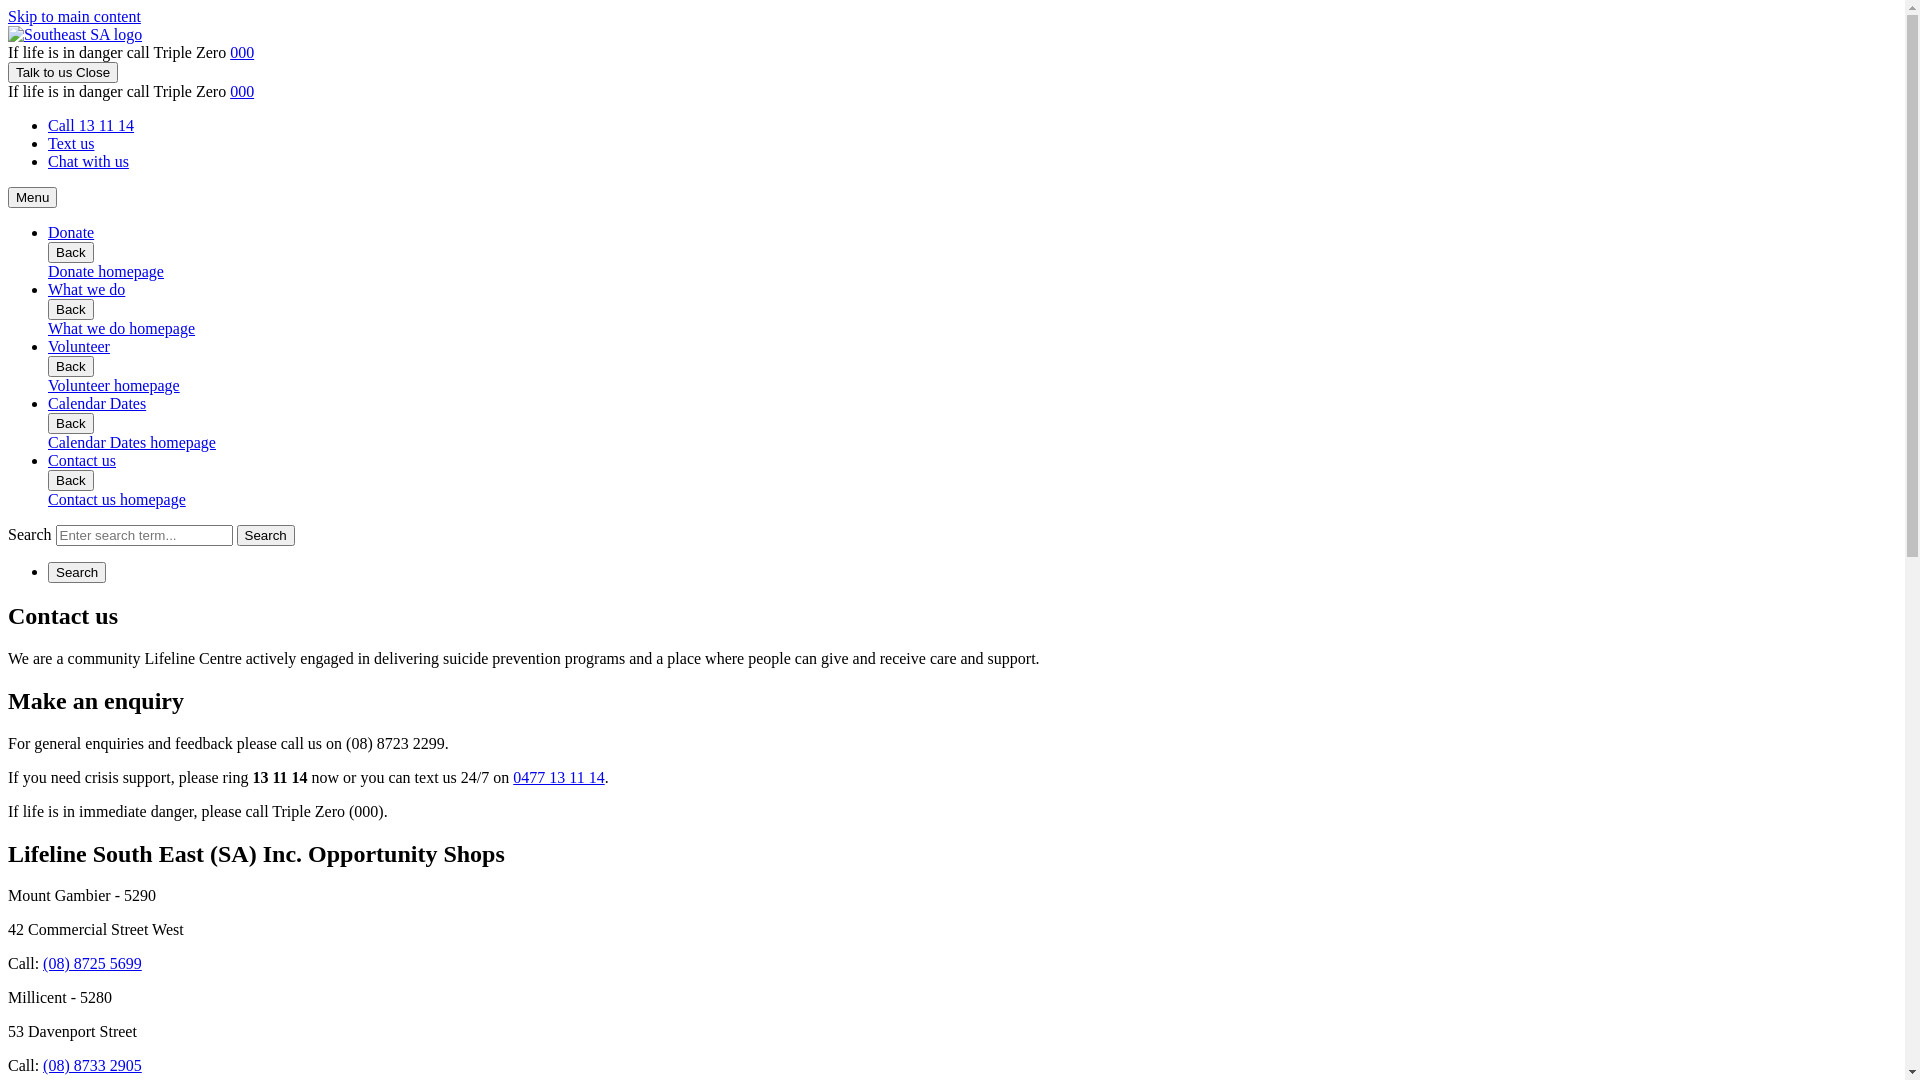  Describe the element at coordinates (91, 962) in the screenshot. I see `'(08) 8725 5699'` at that location.